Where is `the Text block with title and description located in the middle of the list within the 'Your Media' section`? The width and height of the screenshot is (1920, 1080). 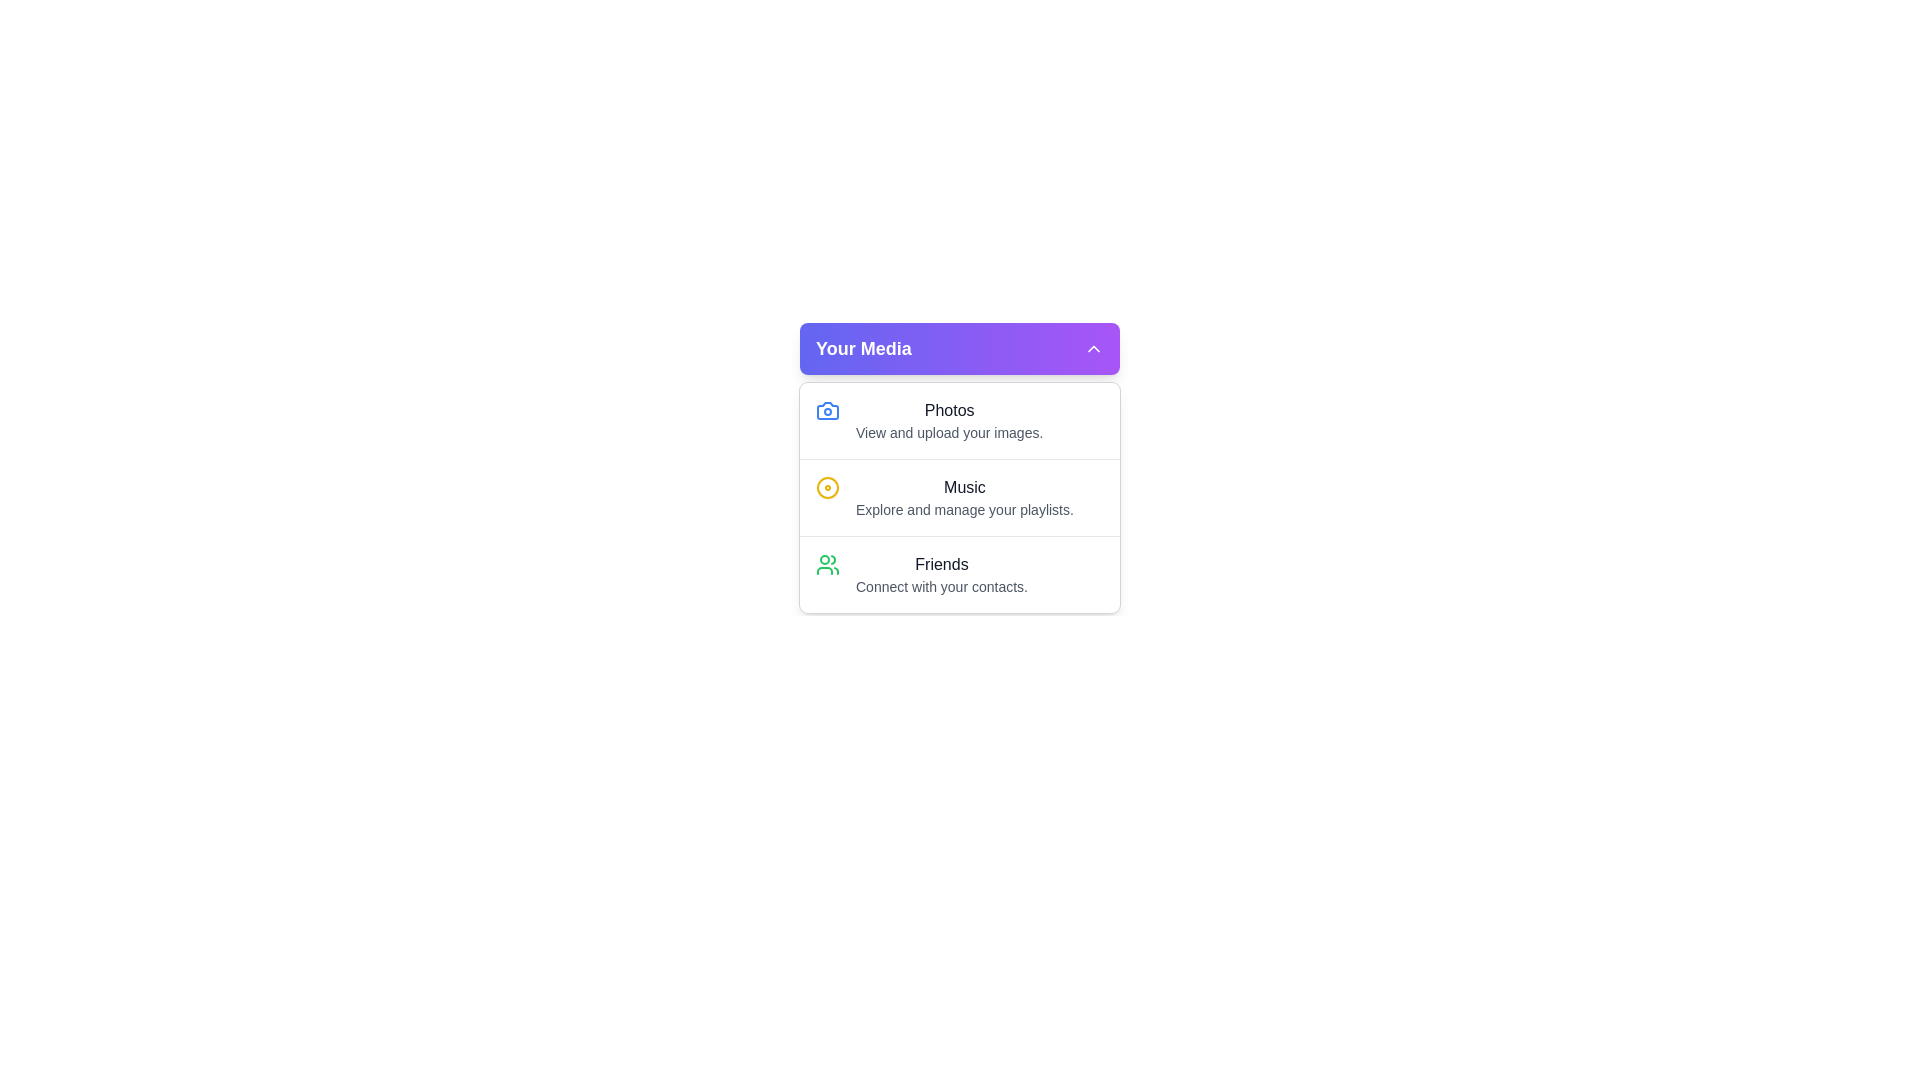
the Text block with title and description located in the middle of the list within the 'Your Media' section is located at coordinates (964, 496).